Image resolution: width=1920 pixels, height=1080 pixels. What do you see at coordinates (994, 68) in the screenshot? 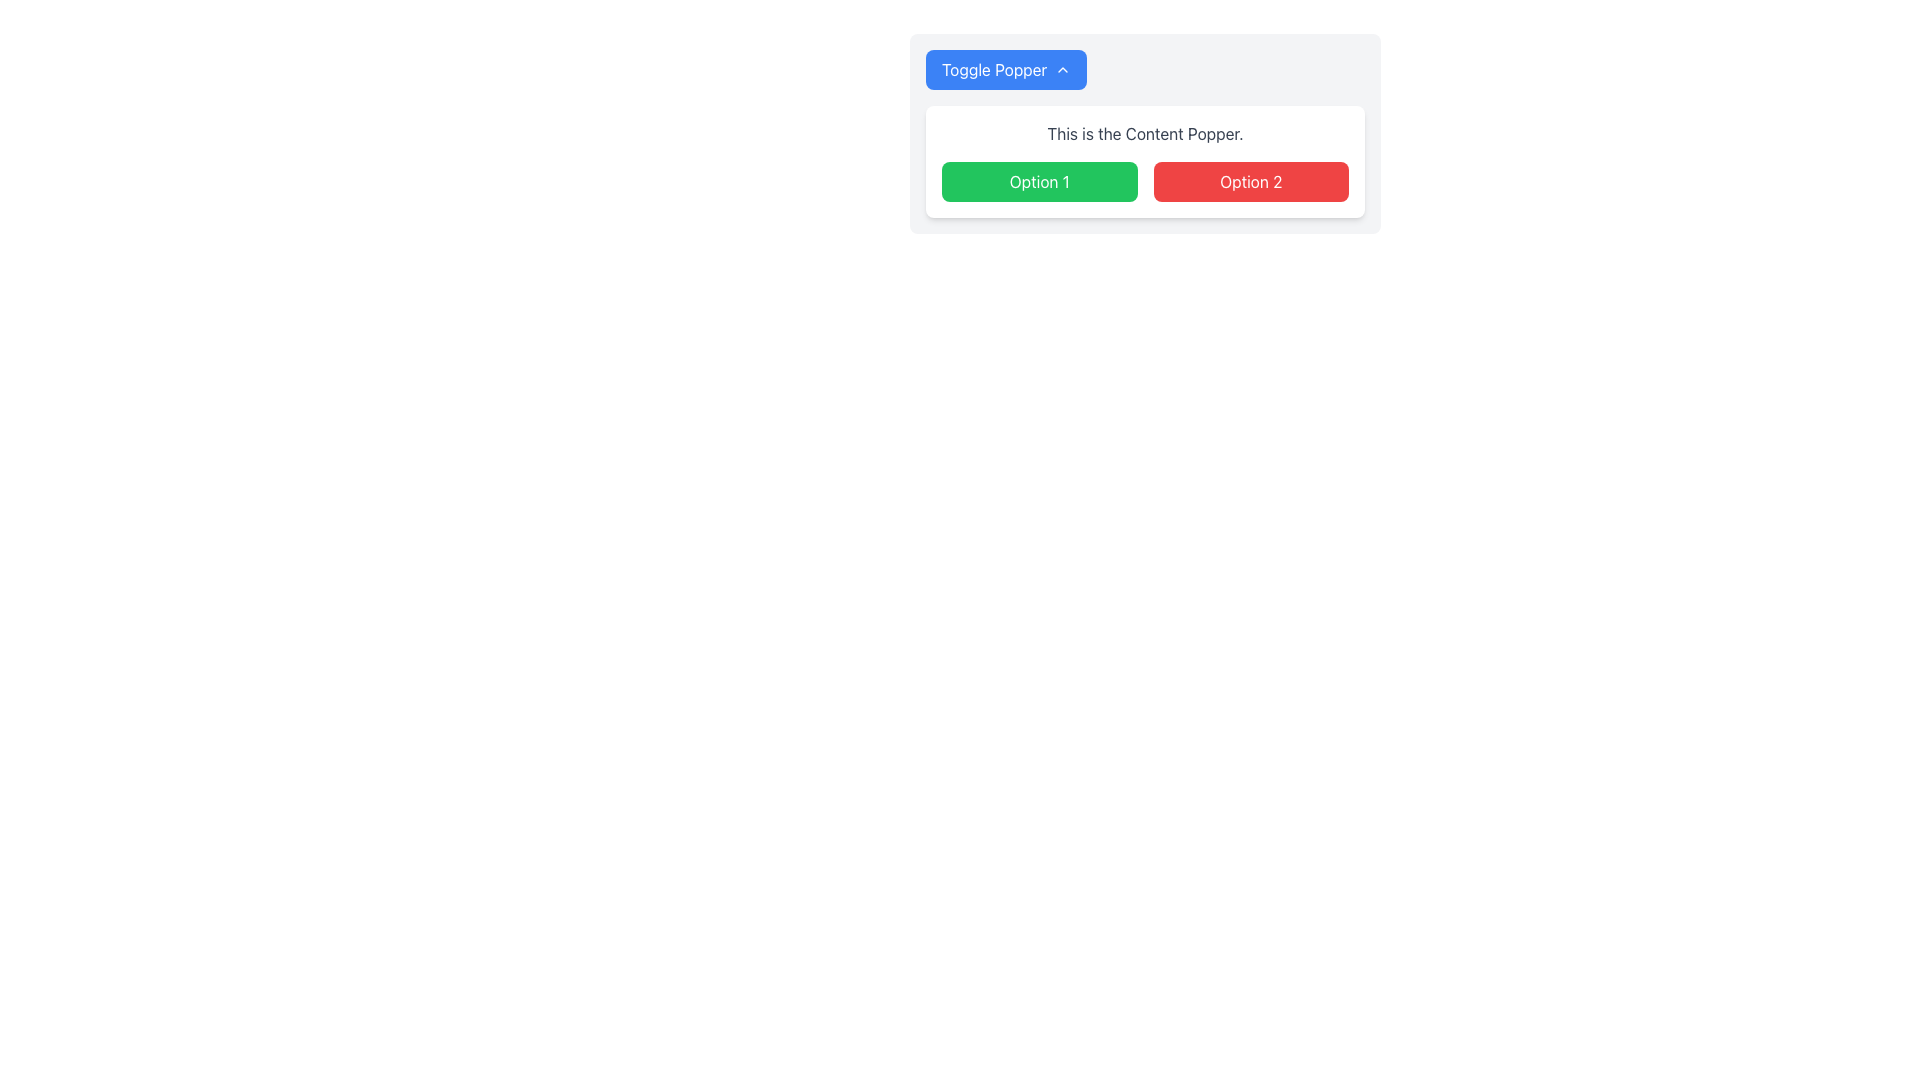
I see `text label 'Toggle Popper' located at the center of the button with a blue background in the top section of the interface` at bounding box center [994, 68].